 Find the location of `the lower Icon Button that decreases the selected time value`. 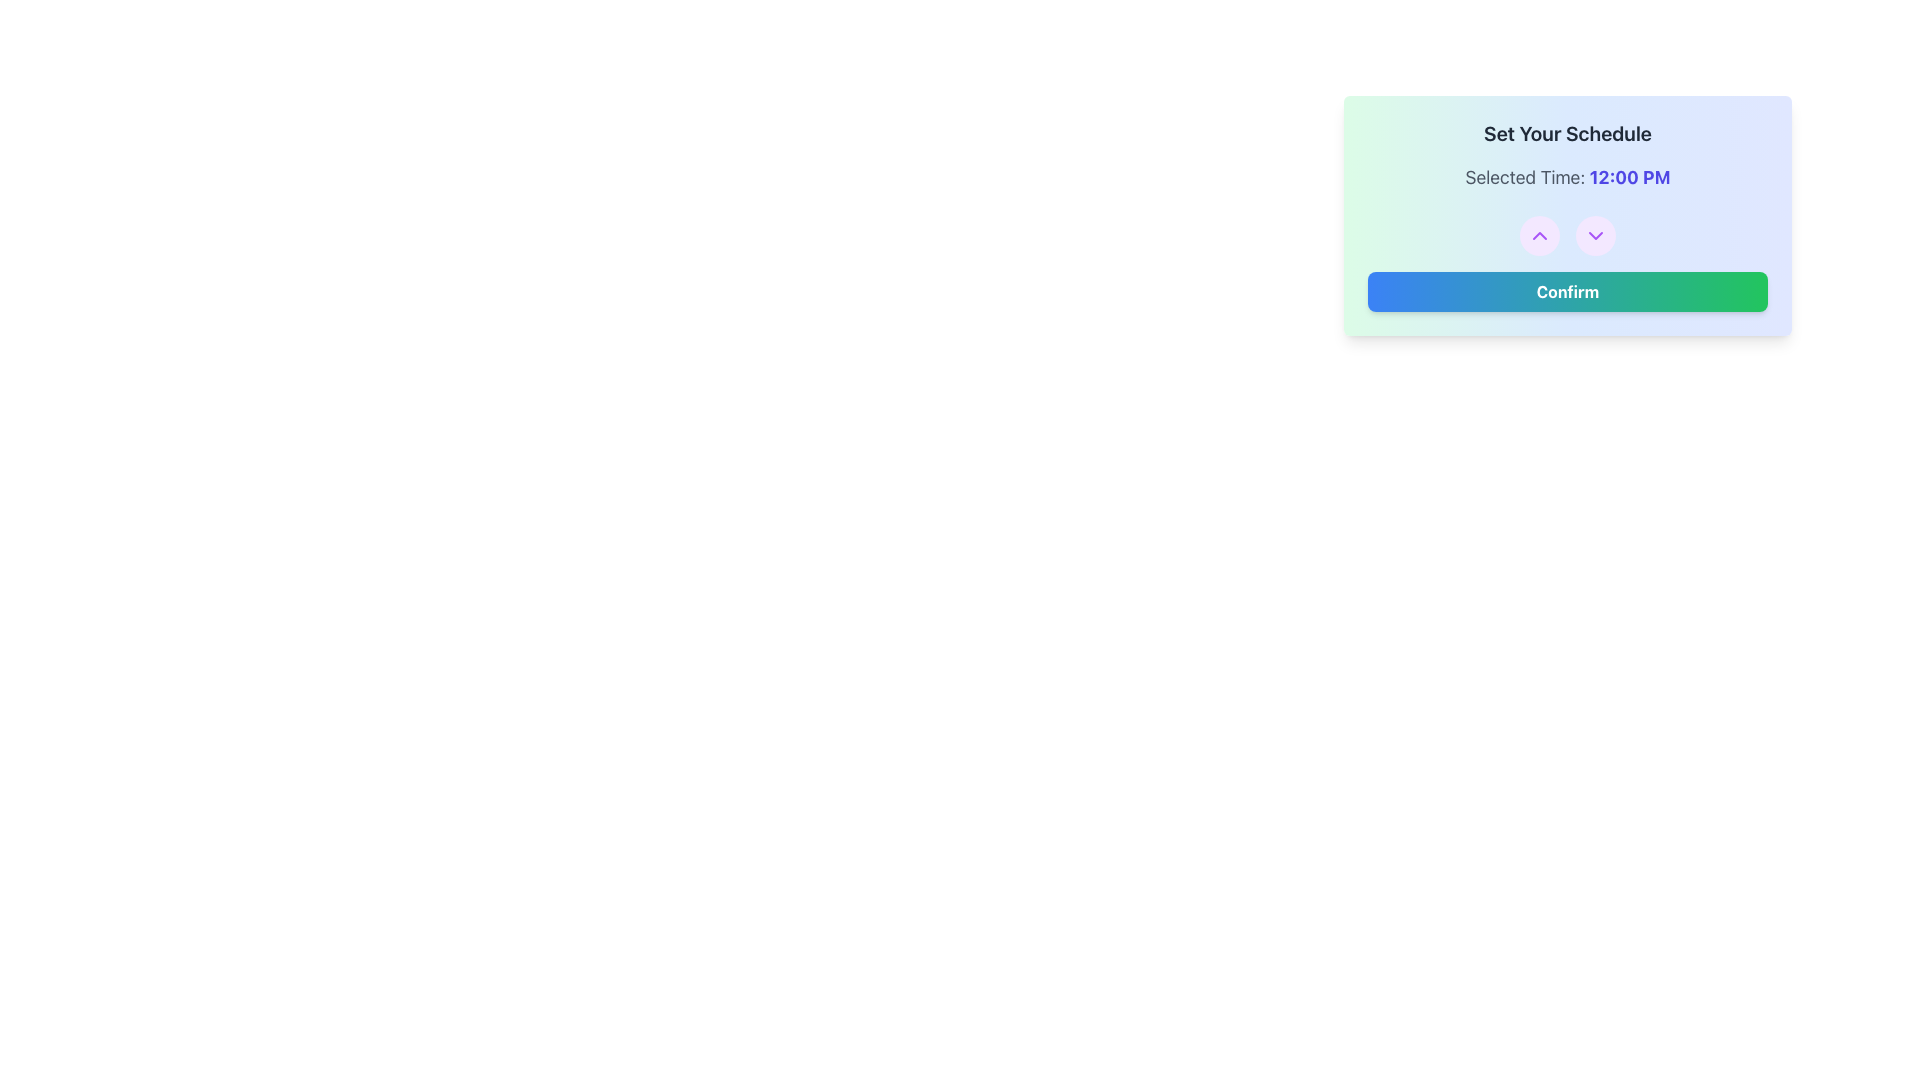

the lower Icon Button that decreases the selected time value is located at coordinates (1595, 234).